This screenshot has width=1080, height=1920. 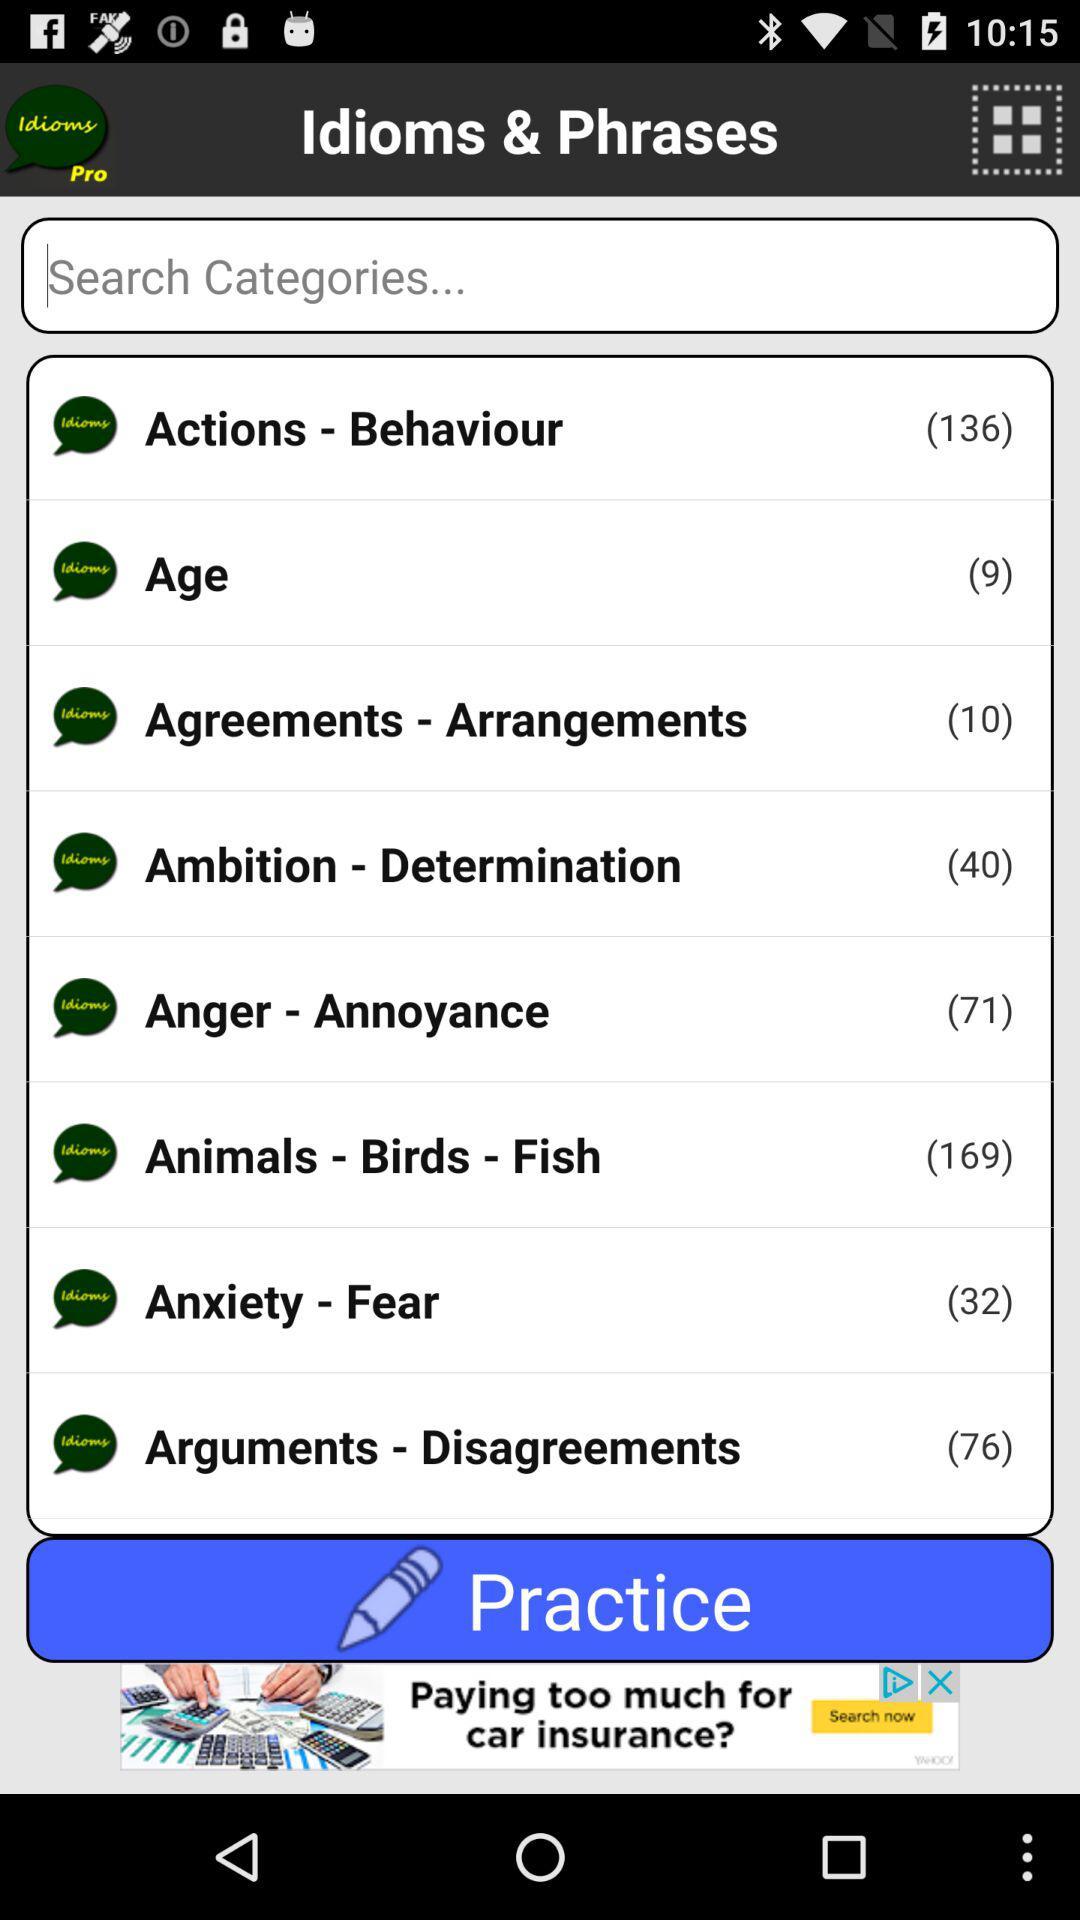 I want to click on the dashboard icon, so click(x=1017, y=137).